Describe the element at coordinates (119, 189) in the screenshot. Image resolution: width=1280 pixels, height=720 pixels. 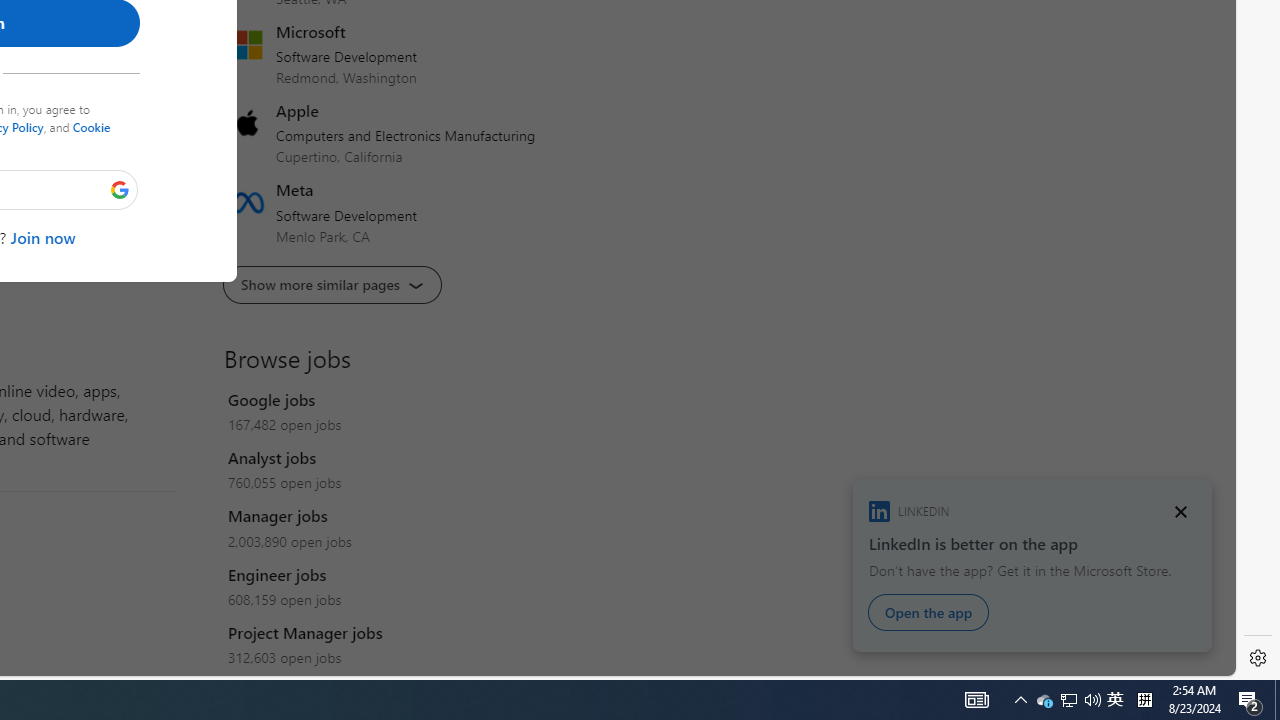
I see `'Class: LgbsSe-Bz112c'` at that location.